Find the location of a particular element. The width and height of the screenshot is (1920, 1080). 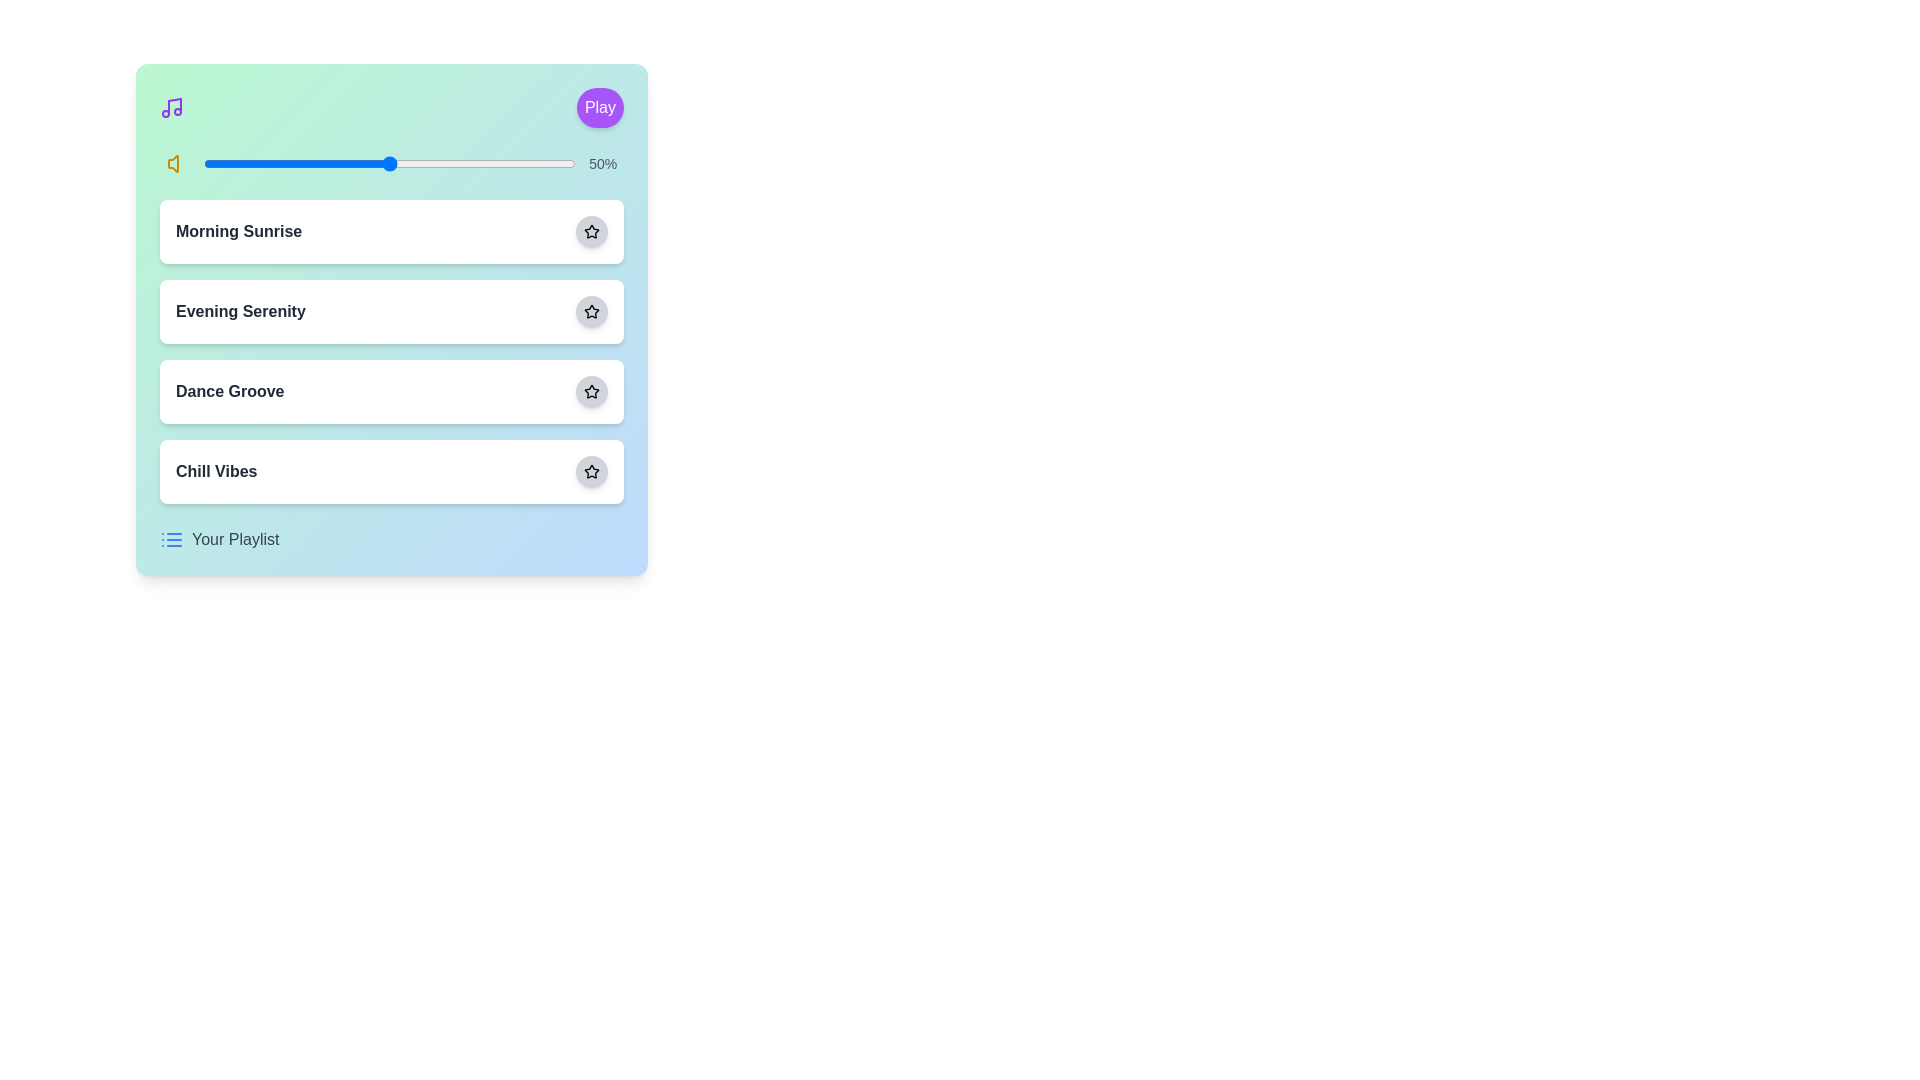

the music-related icon located at the far left of the application, adjacent to the speaker icon and above the progress bar is located at coordinates (172, 108).